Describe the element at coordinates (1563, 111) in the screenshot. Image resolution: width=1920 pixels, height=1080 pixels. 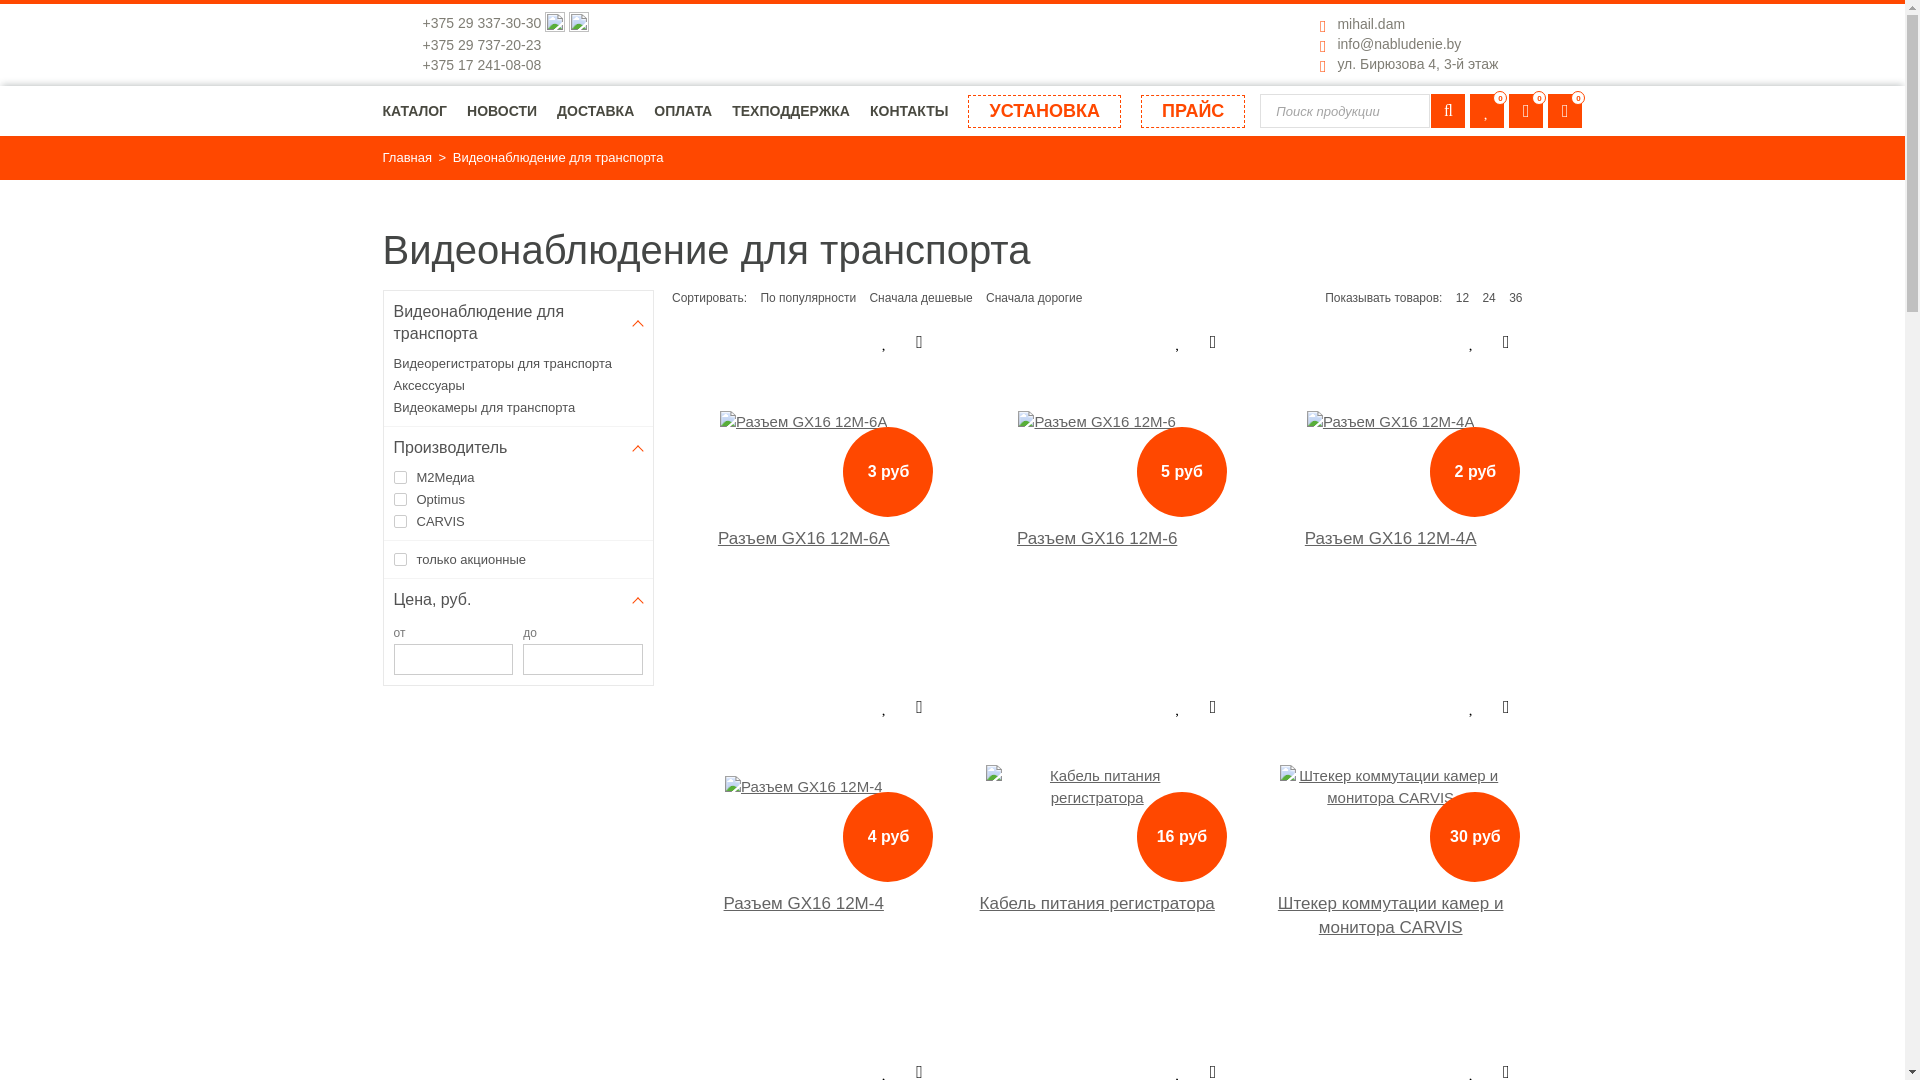
I see `'0'` at that location.